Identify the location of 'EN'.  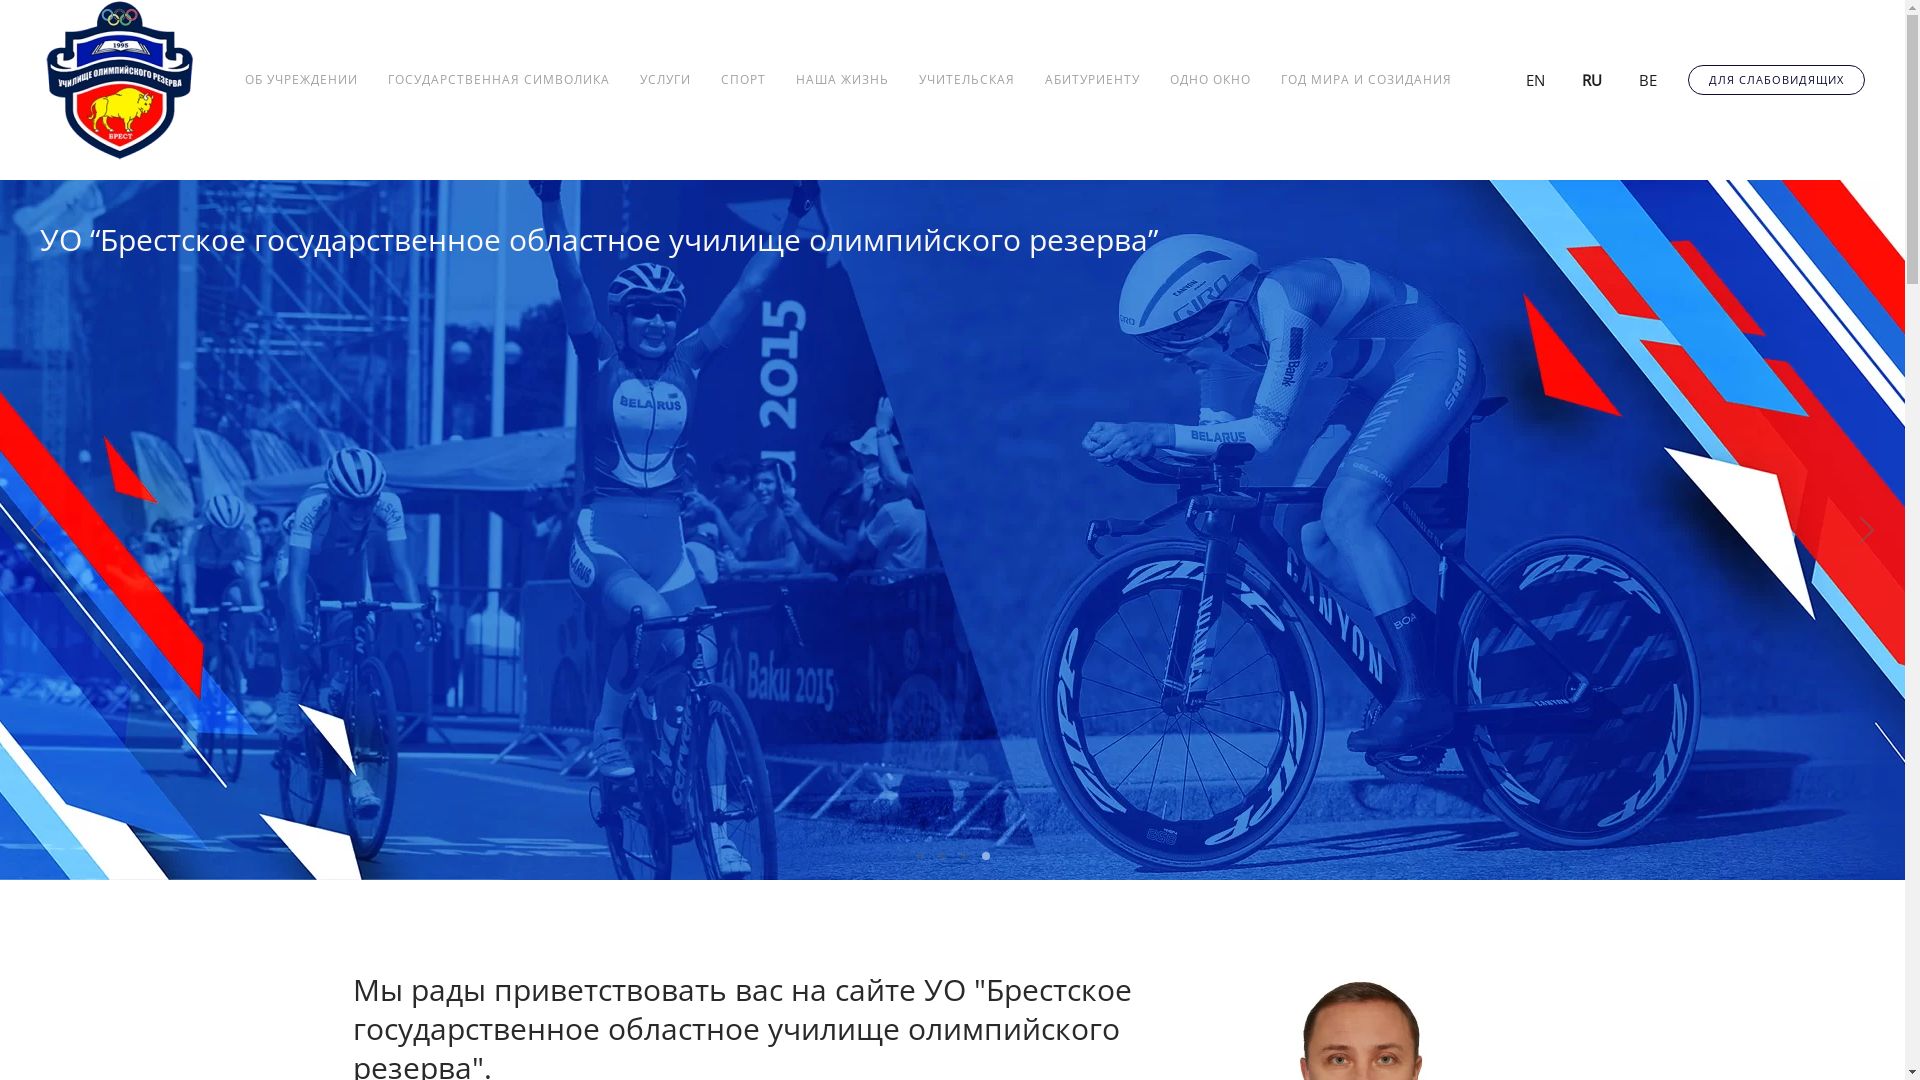
(1522, 77).